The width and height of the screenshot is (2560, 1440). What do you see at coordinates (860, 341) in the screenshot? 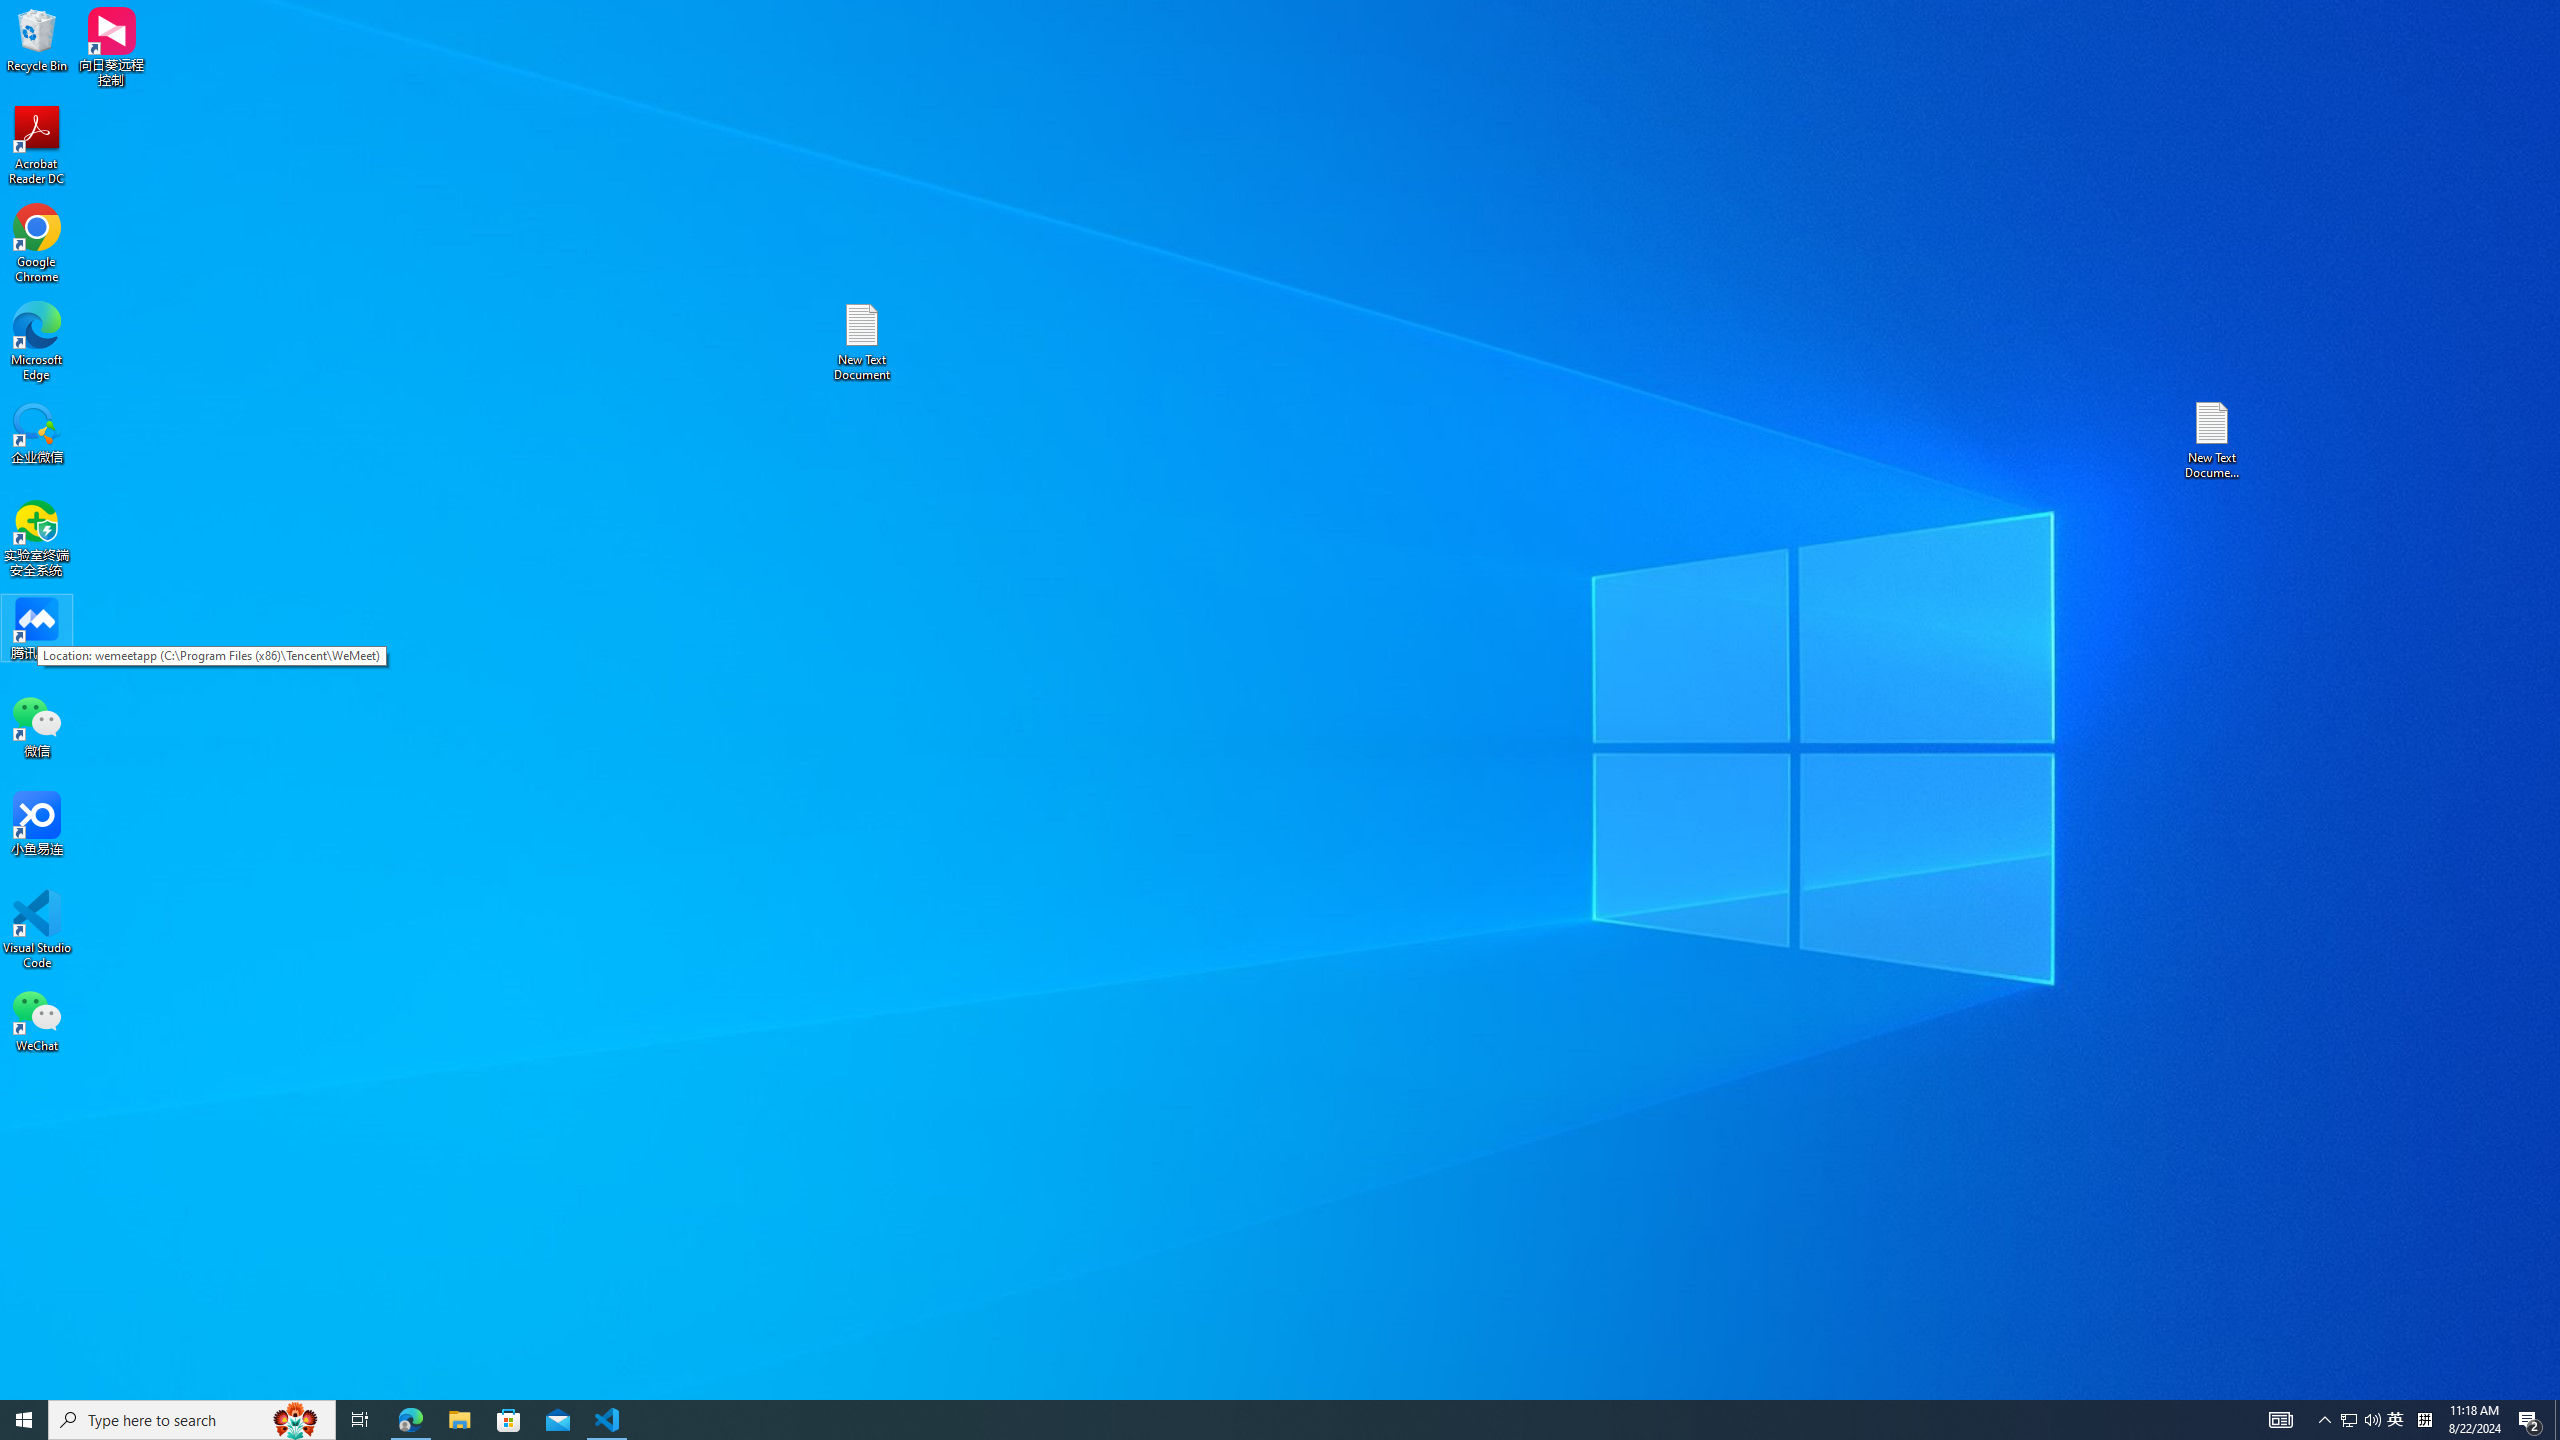
I see `'New Text Document'` at bounding box center [860, 341].